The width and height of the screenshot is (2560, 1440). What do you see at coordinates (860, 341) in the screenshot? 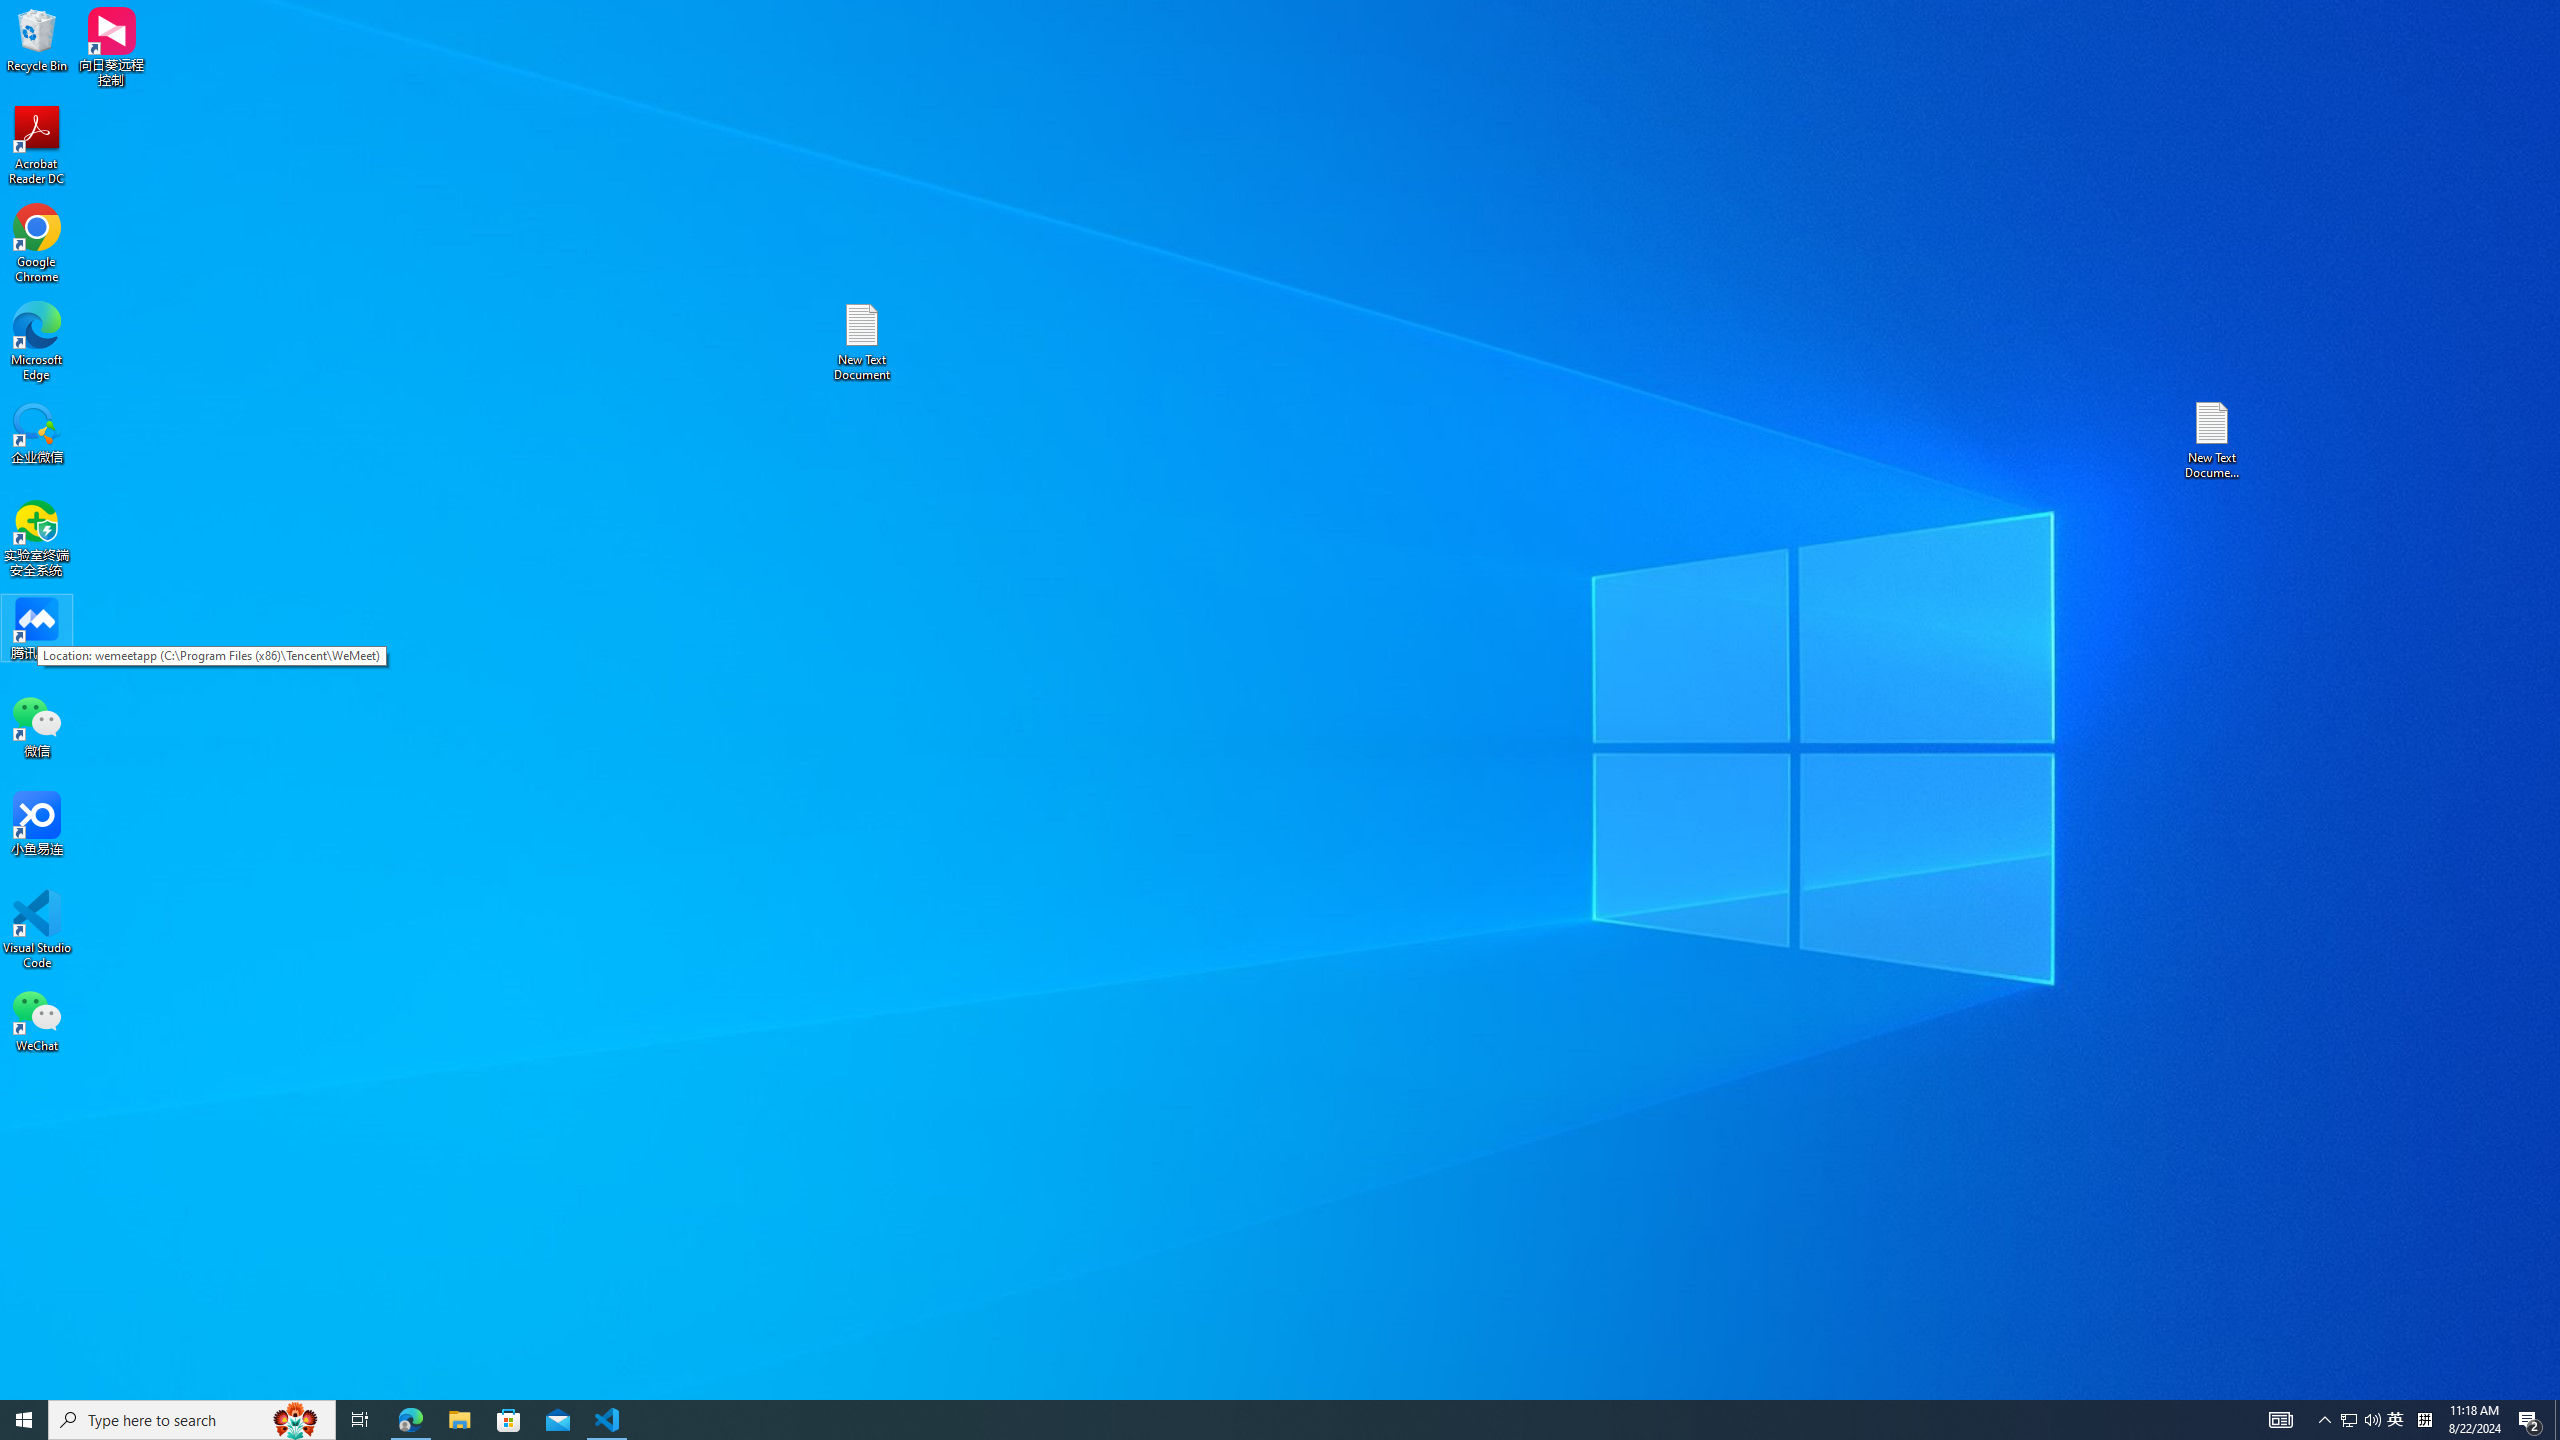
I see `'New Text Document'` at bounding box center [860, 341].